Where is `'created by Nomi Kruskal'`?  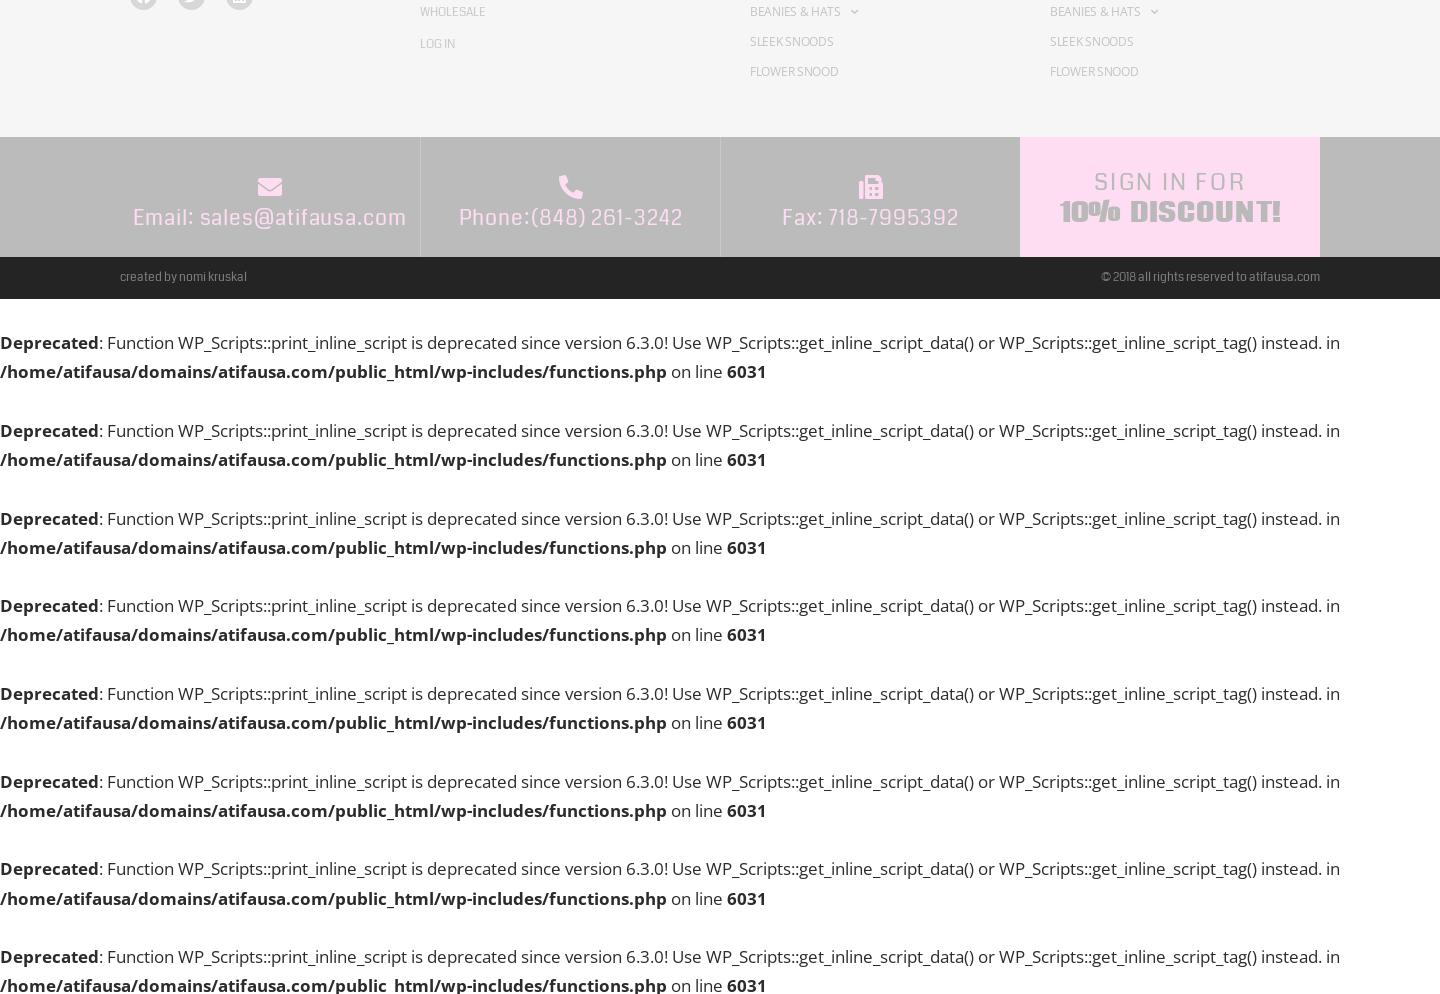 'created by Nomi Kruskal' is located at coordinates (183, 275).